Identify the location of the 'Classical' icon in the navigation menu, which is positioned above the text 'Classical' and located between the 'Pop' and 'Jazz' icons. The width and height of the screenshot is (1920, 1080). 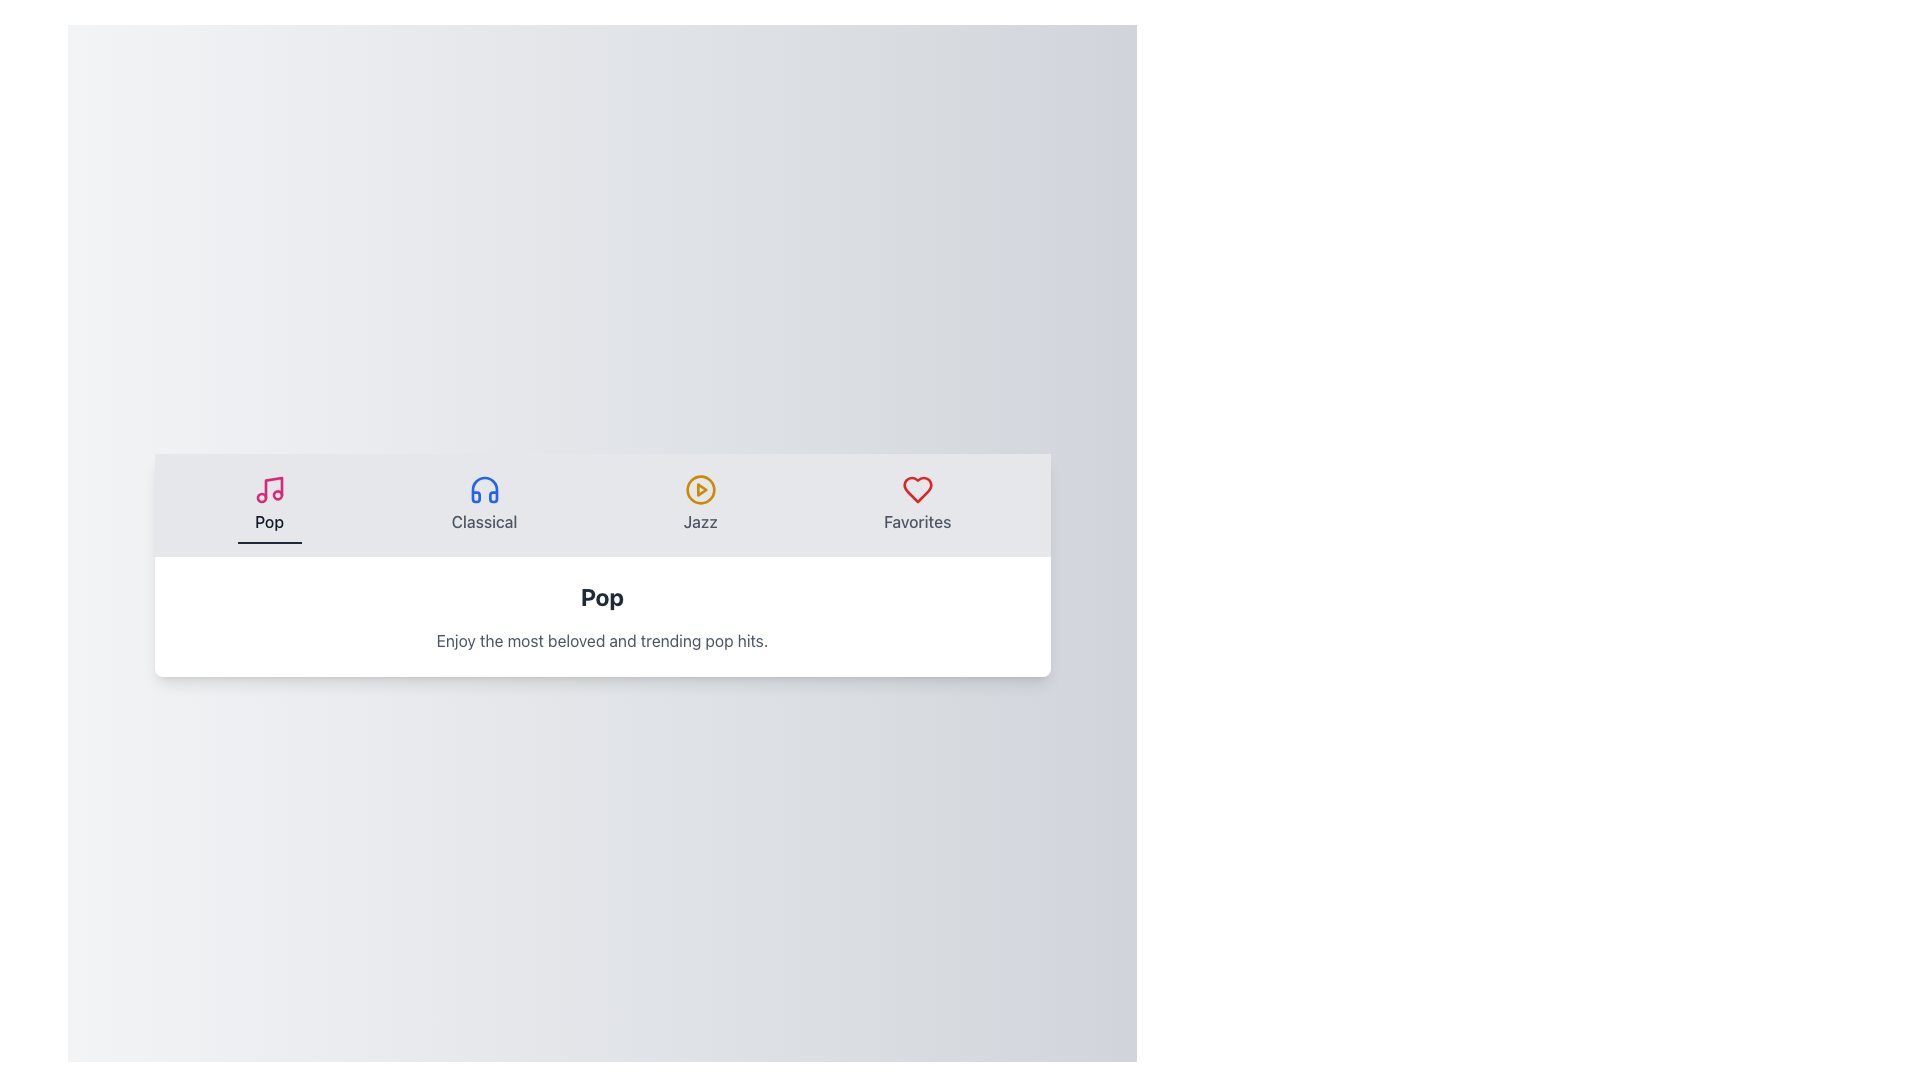
(484, 489).